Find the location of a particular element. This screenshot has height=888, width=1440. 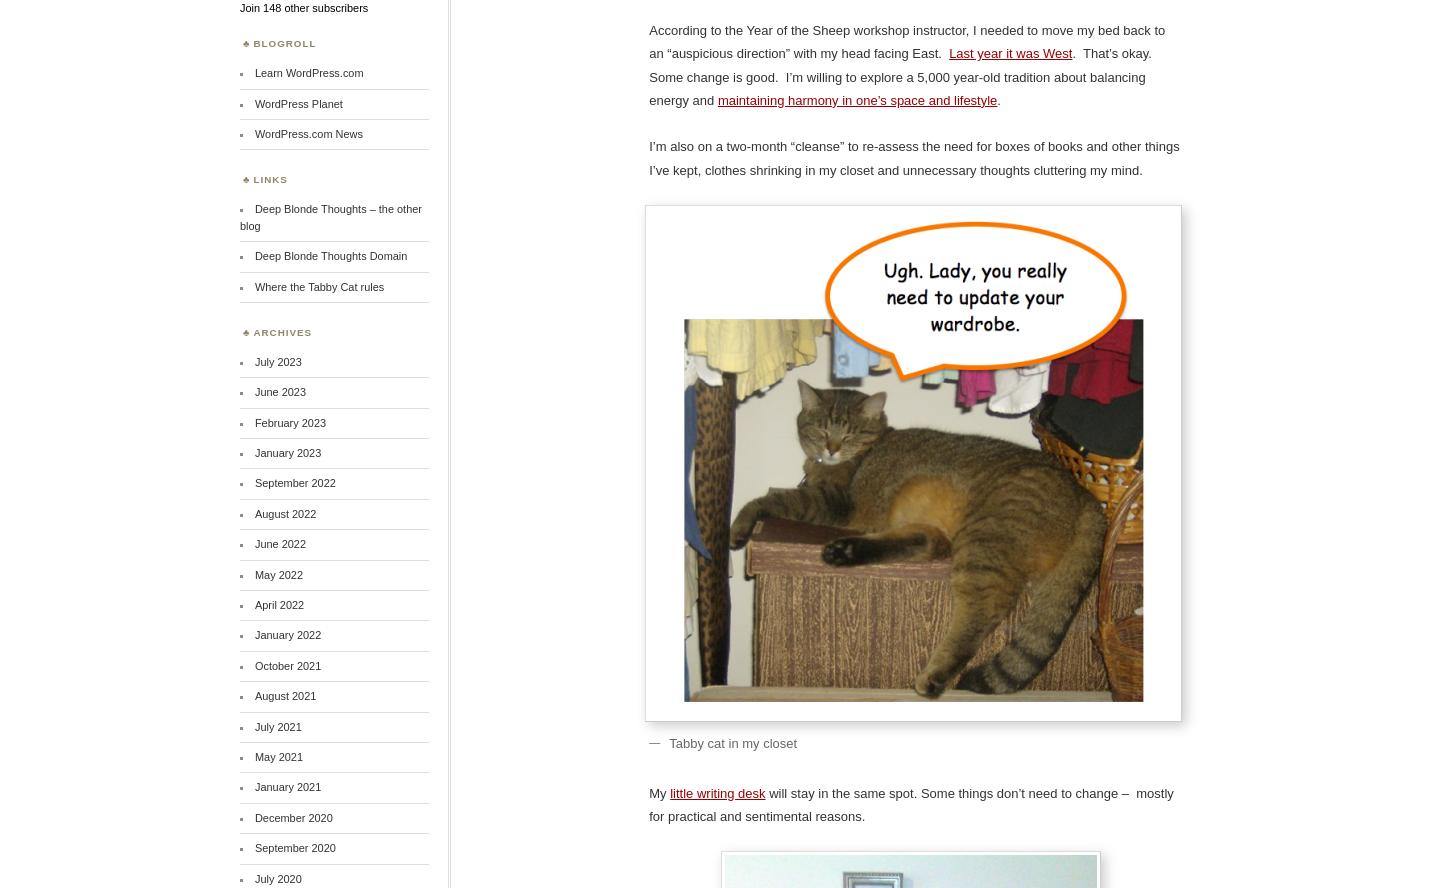

'July 2023' is located at coordinates (276, 360).